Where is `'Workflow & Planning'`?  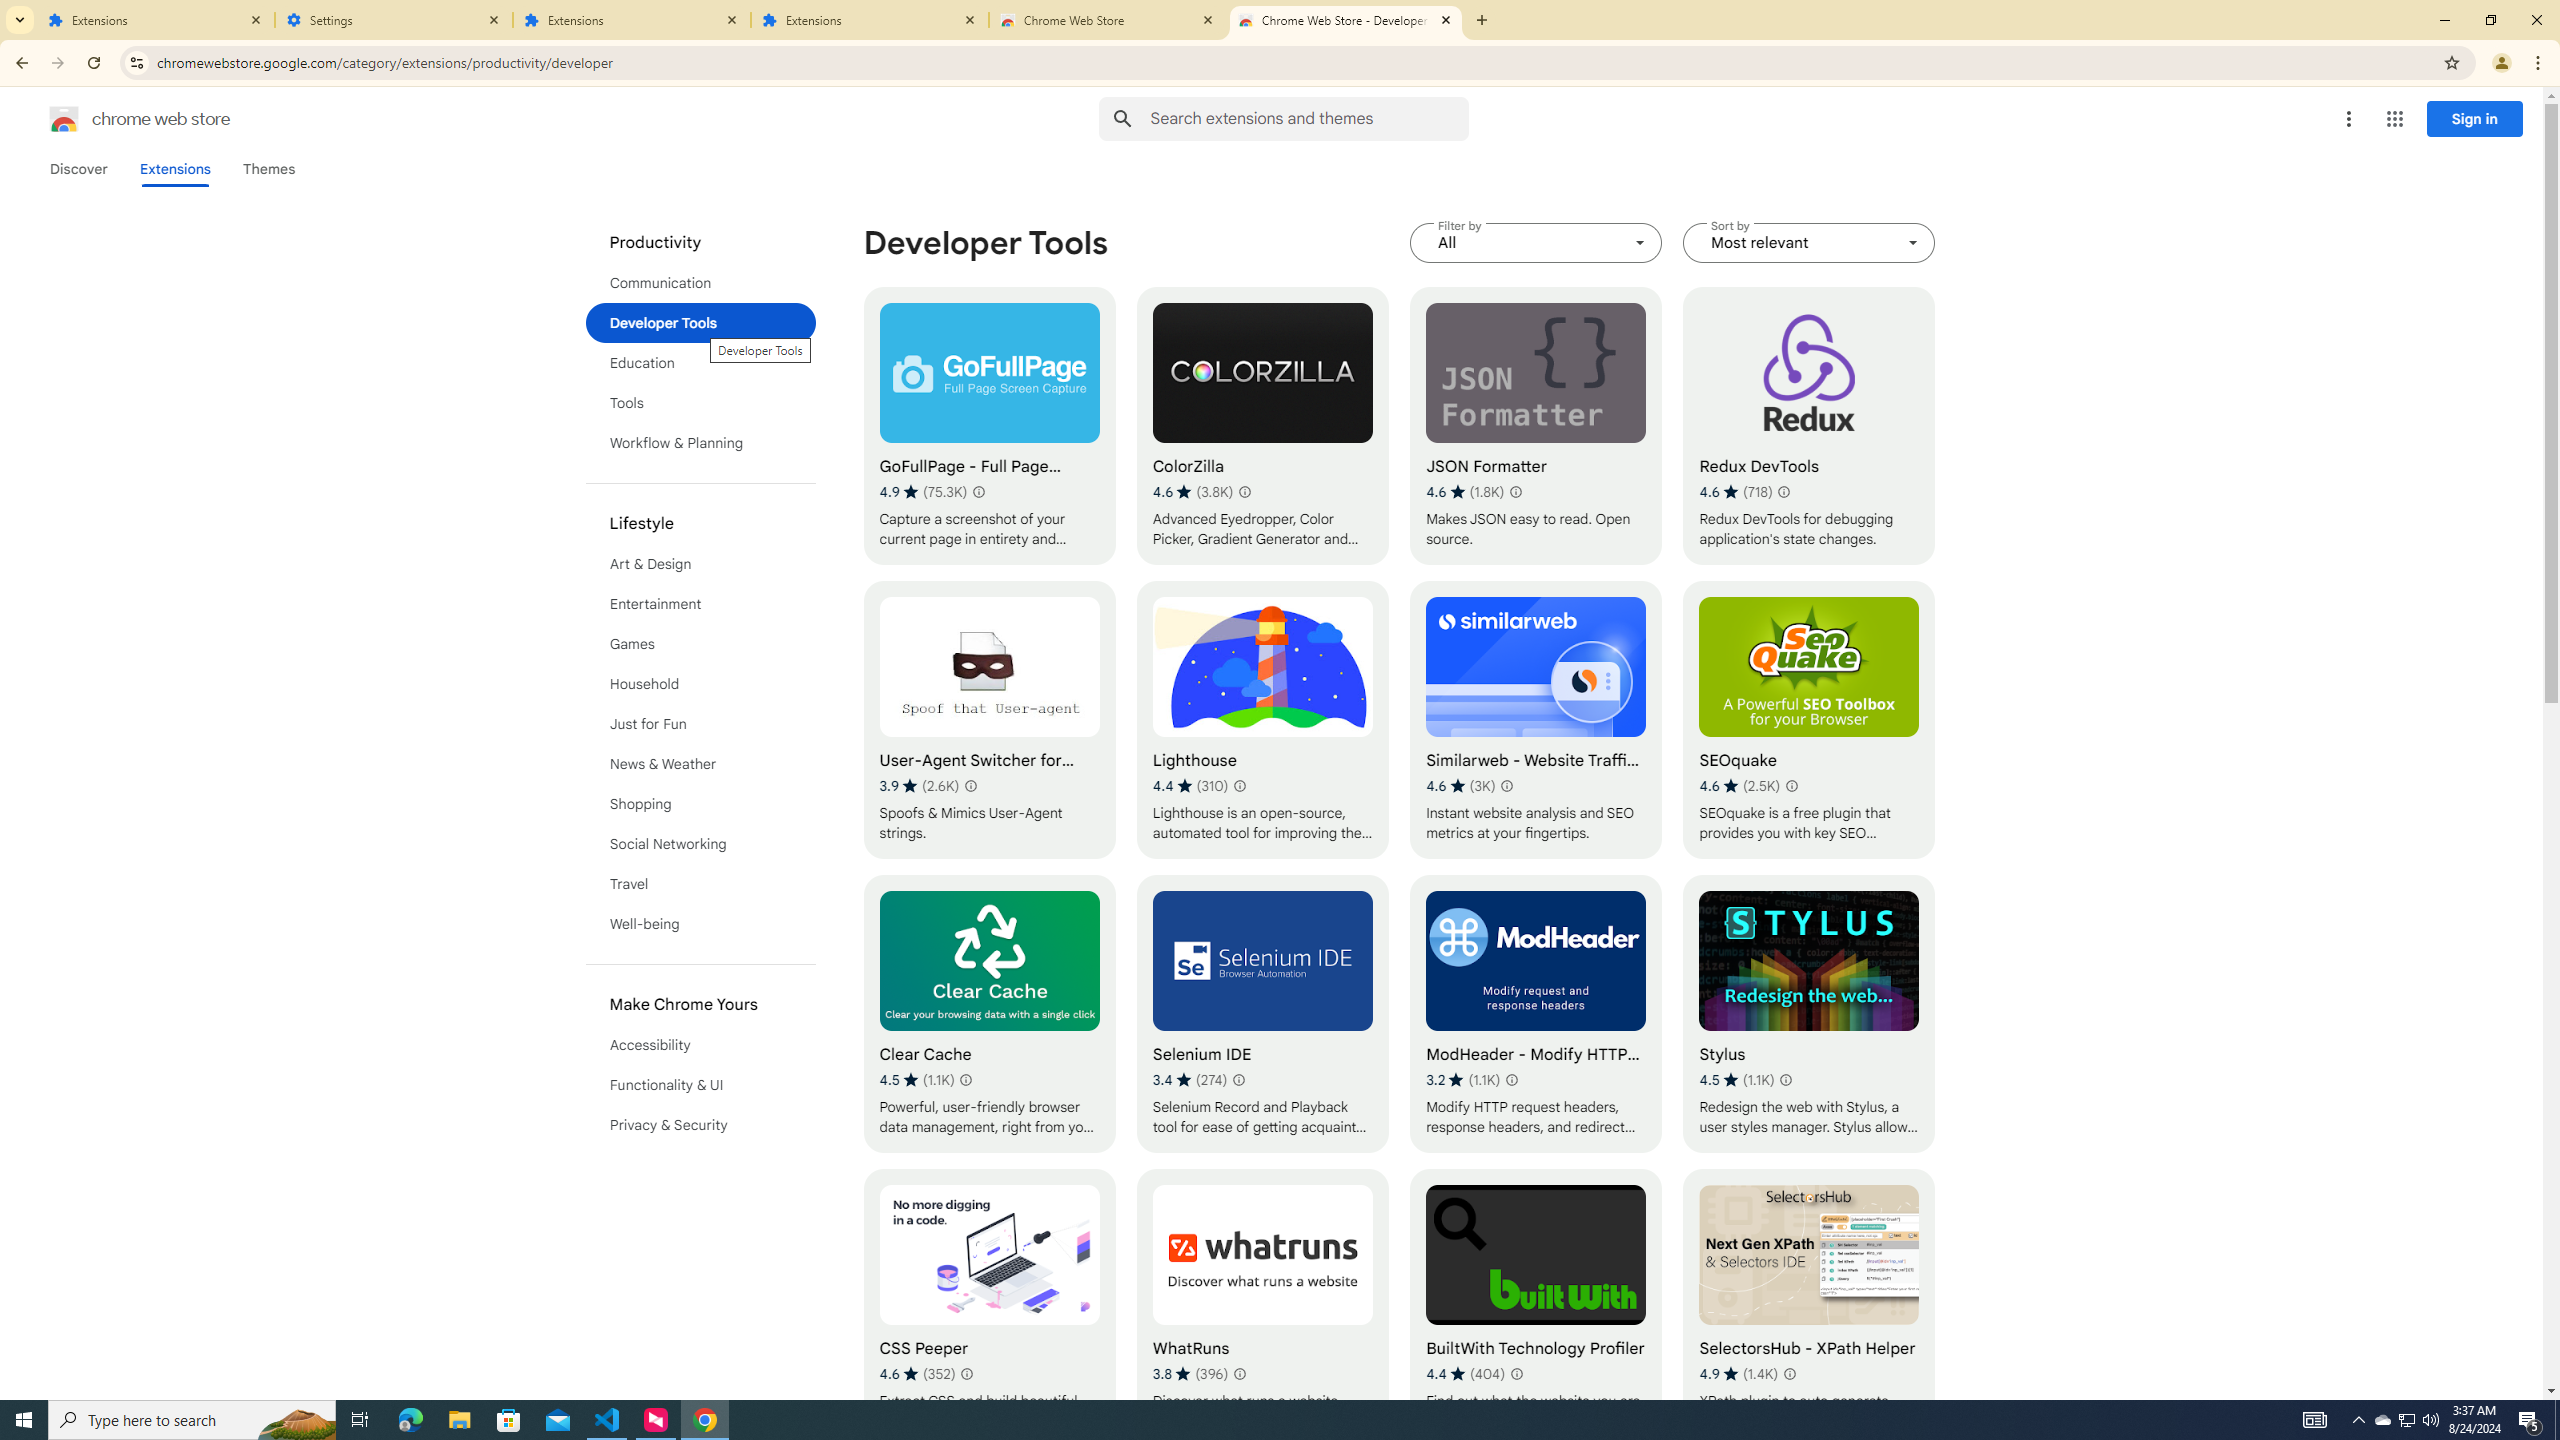
'Workflow & Planning' is located at coordinates (701, 443).